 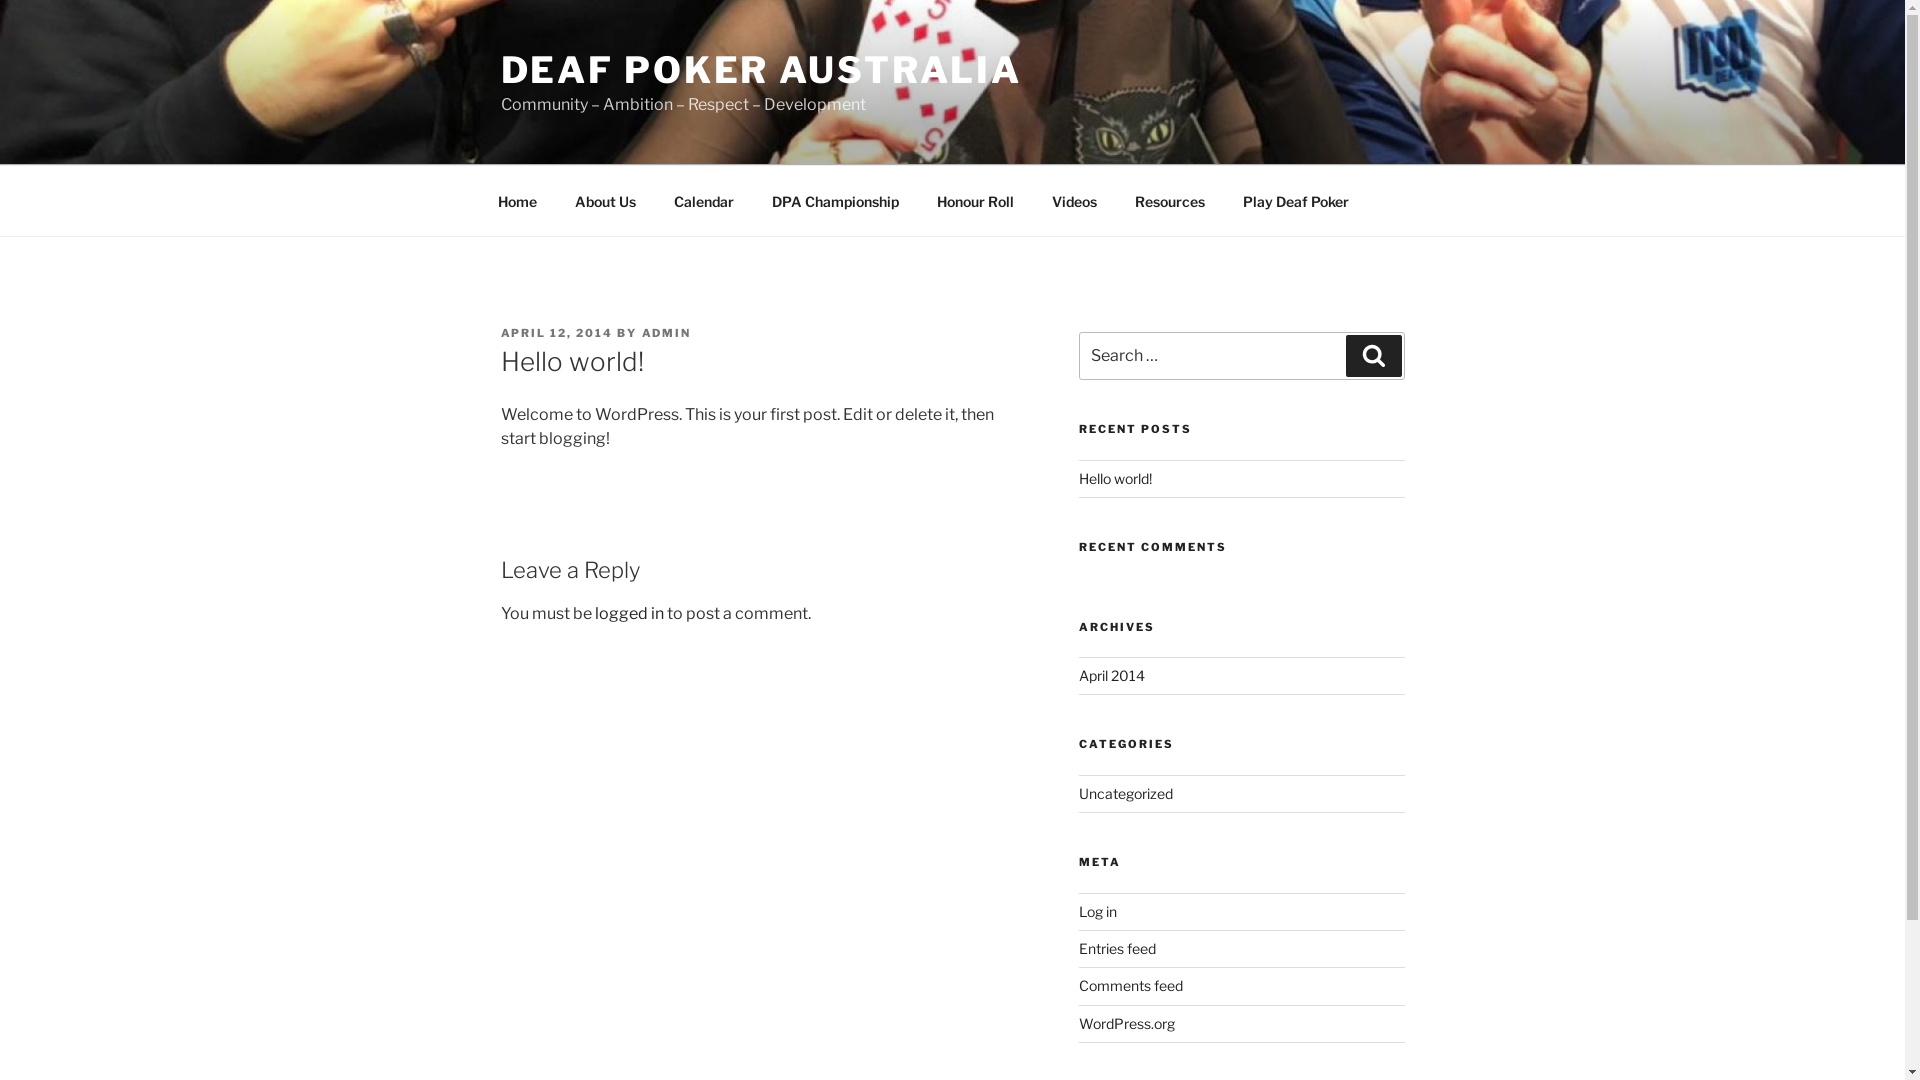 I want to click on 'About Us', so click(x=604, y=200).